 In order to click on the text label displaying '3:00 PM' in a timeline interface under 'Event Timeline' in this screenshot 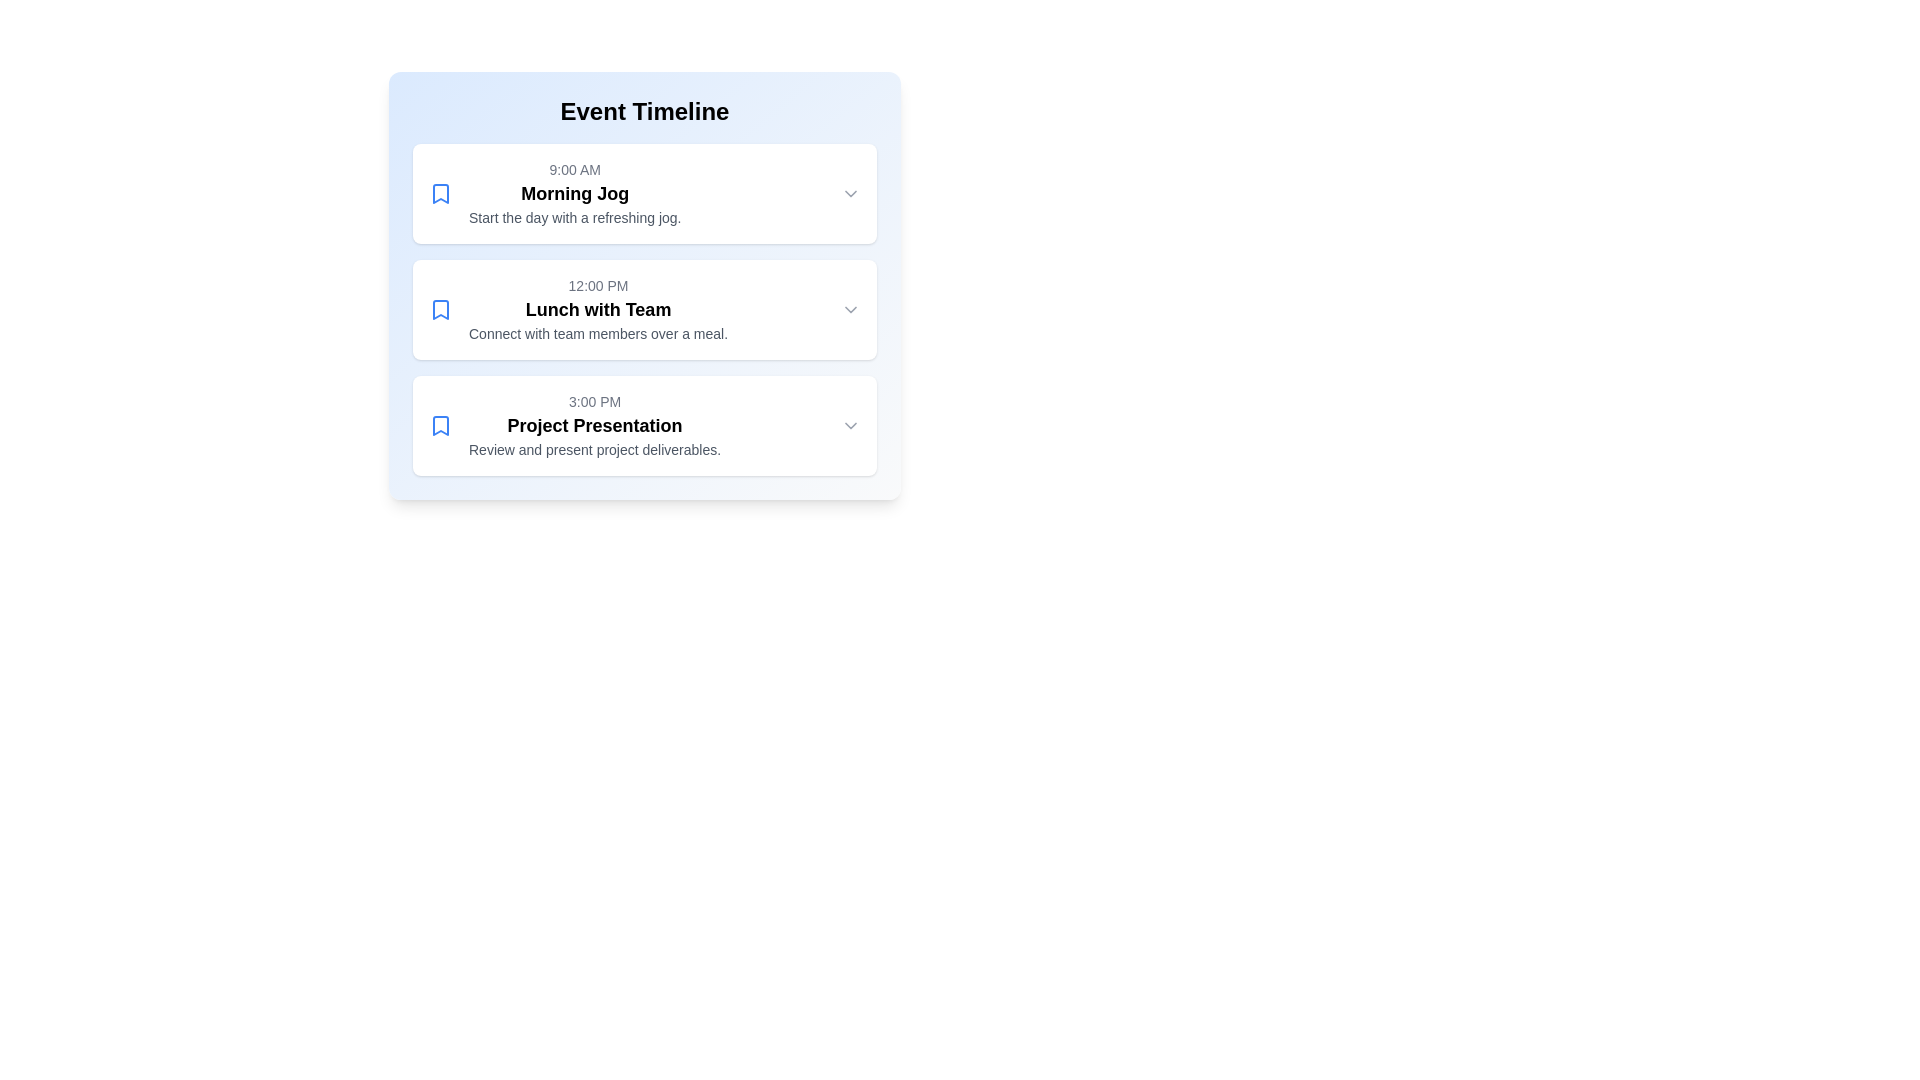, I will do `click(594, 401)`.